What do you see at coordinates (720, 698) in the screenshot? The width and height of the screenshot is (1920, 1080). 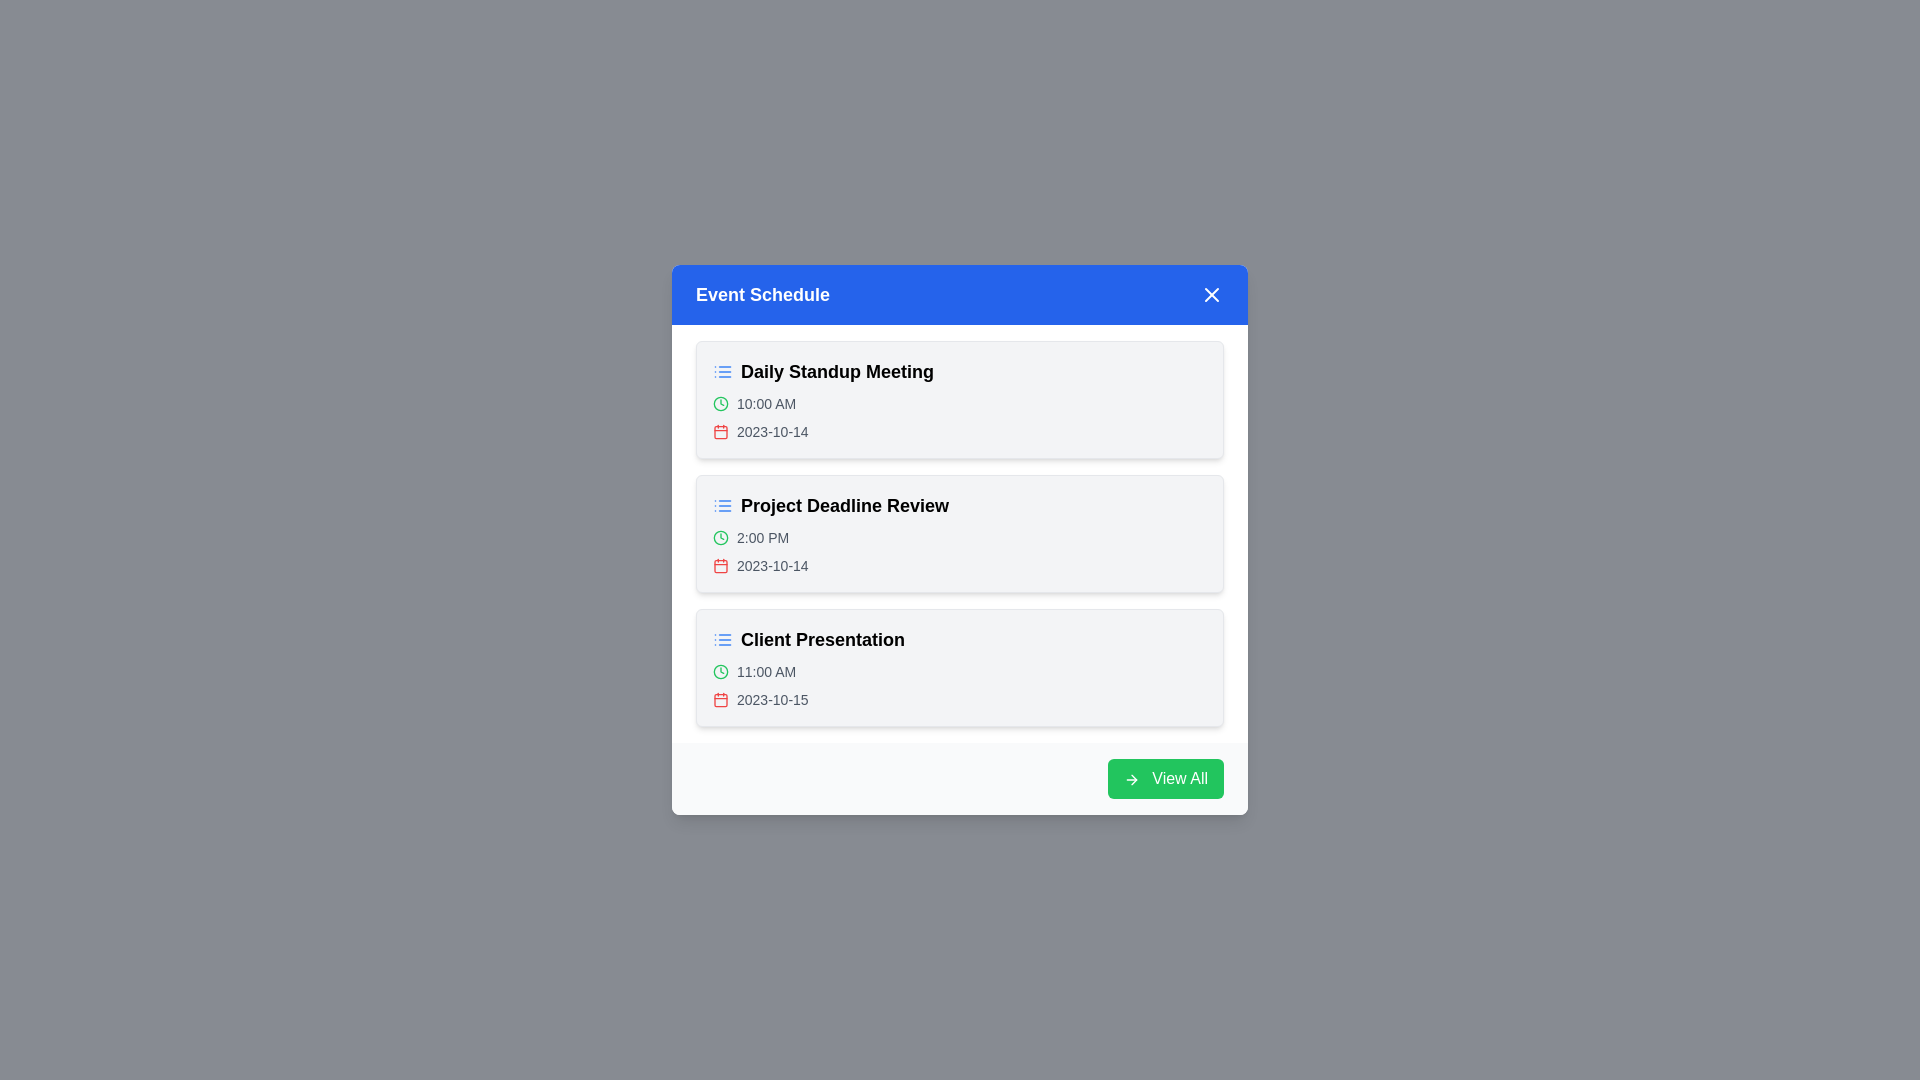 I see `the calendar icon representing the date '2023-10-15' in the third entry of the event schedule list, which is located to the left of the date text` at bounding box center [720, 698].